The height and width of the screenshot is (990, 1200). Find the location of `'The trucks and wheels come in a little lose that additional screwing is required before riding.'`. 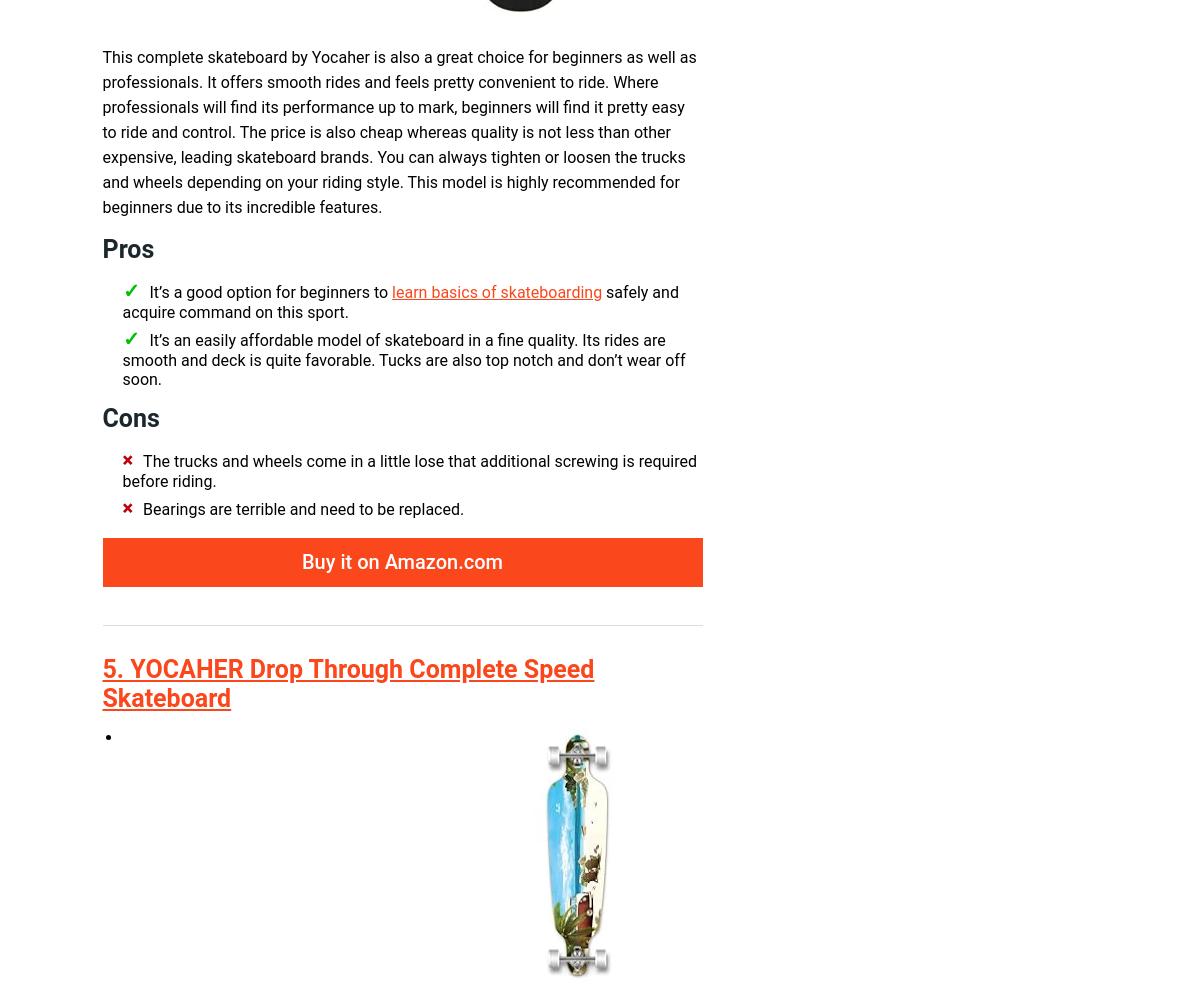

'The trucks and wheels come in a little lose that additional screwing is required before riding.' is located at coordinates (409, 471).